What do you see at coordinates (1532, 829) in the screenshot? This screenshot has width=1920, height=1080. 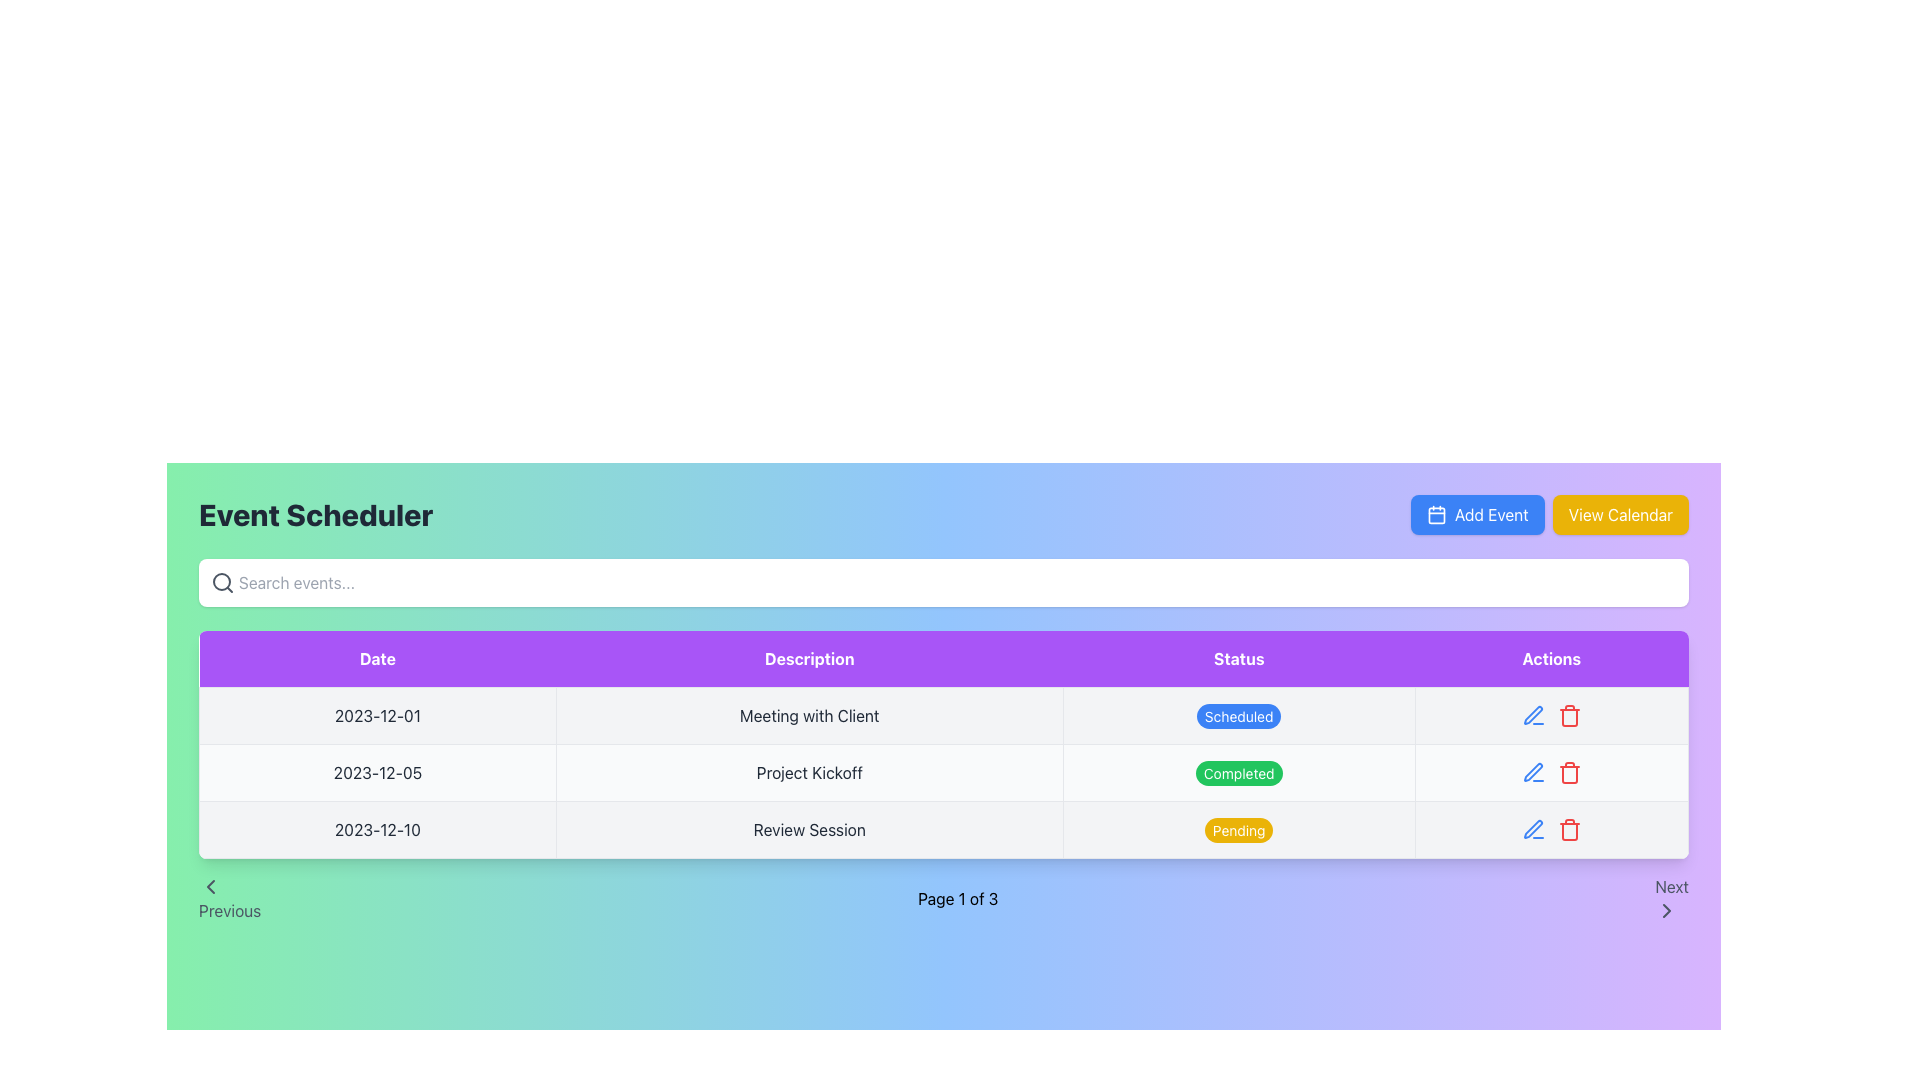 I see `the blue pen icon in the Actions column of the bottom row of the table` at bounding box center [1532, 829].